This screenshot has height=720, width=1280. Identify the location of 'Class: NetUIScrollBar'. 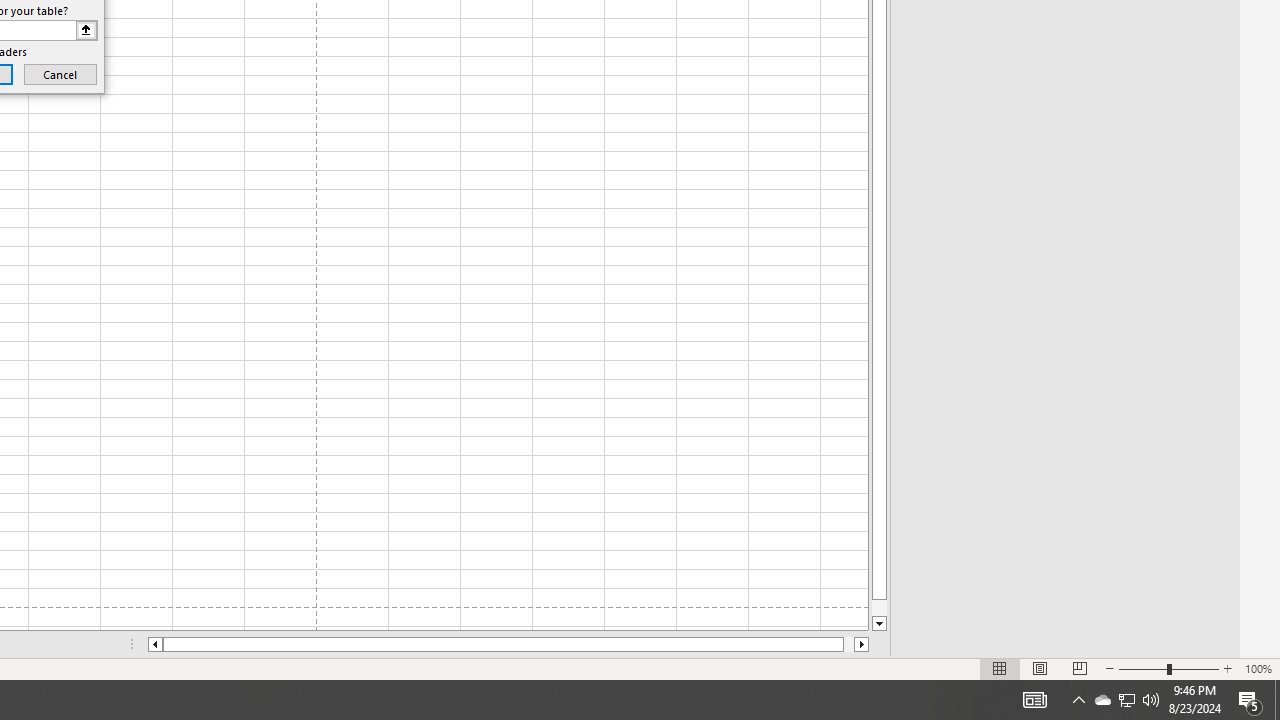
(508, 644).